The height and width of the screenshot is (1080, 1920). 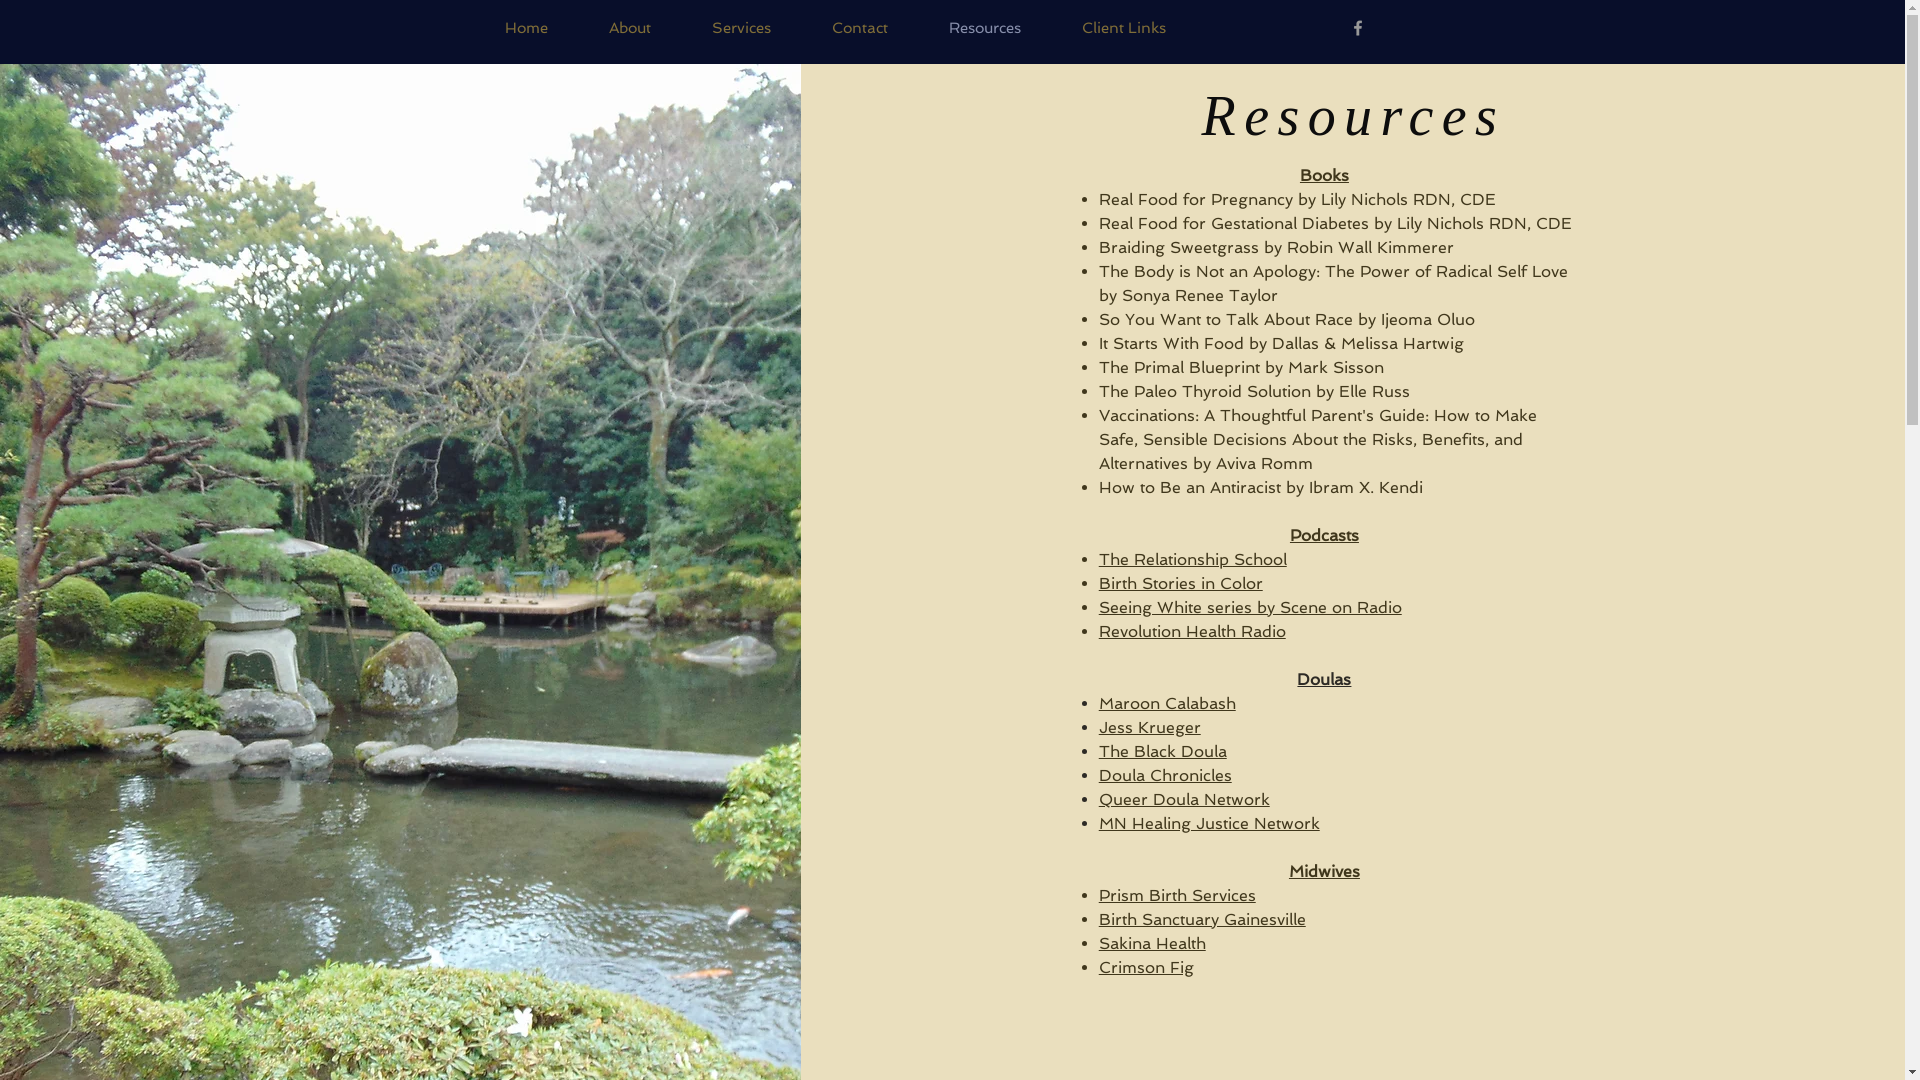 I want to click on 'The Black Doula', so click(x=1098, y=751).